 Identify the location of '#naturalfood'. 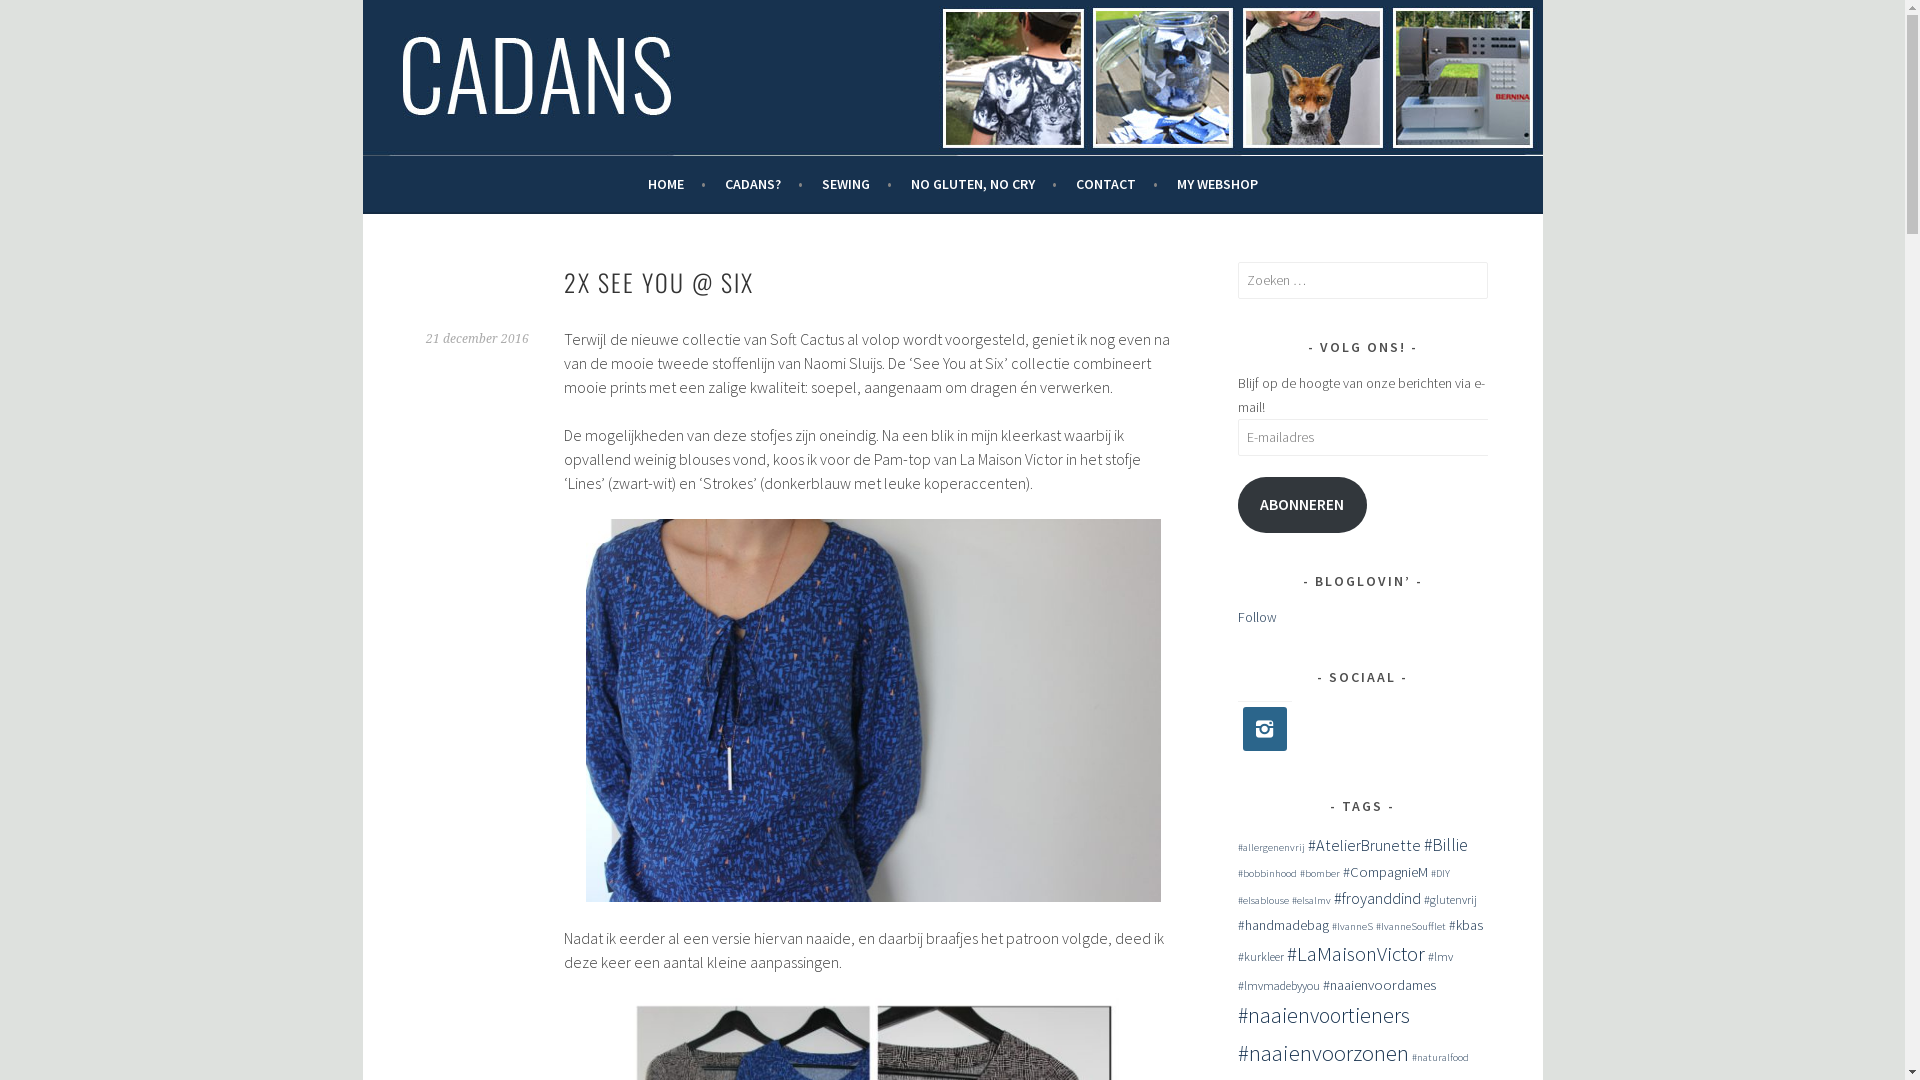
(1440, 1056).